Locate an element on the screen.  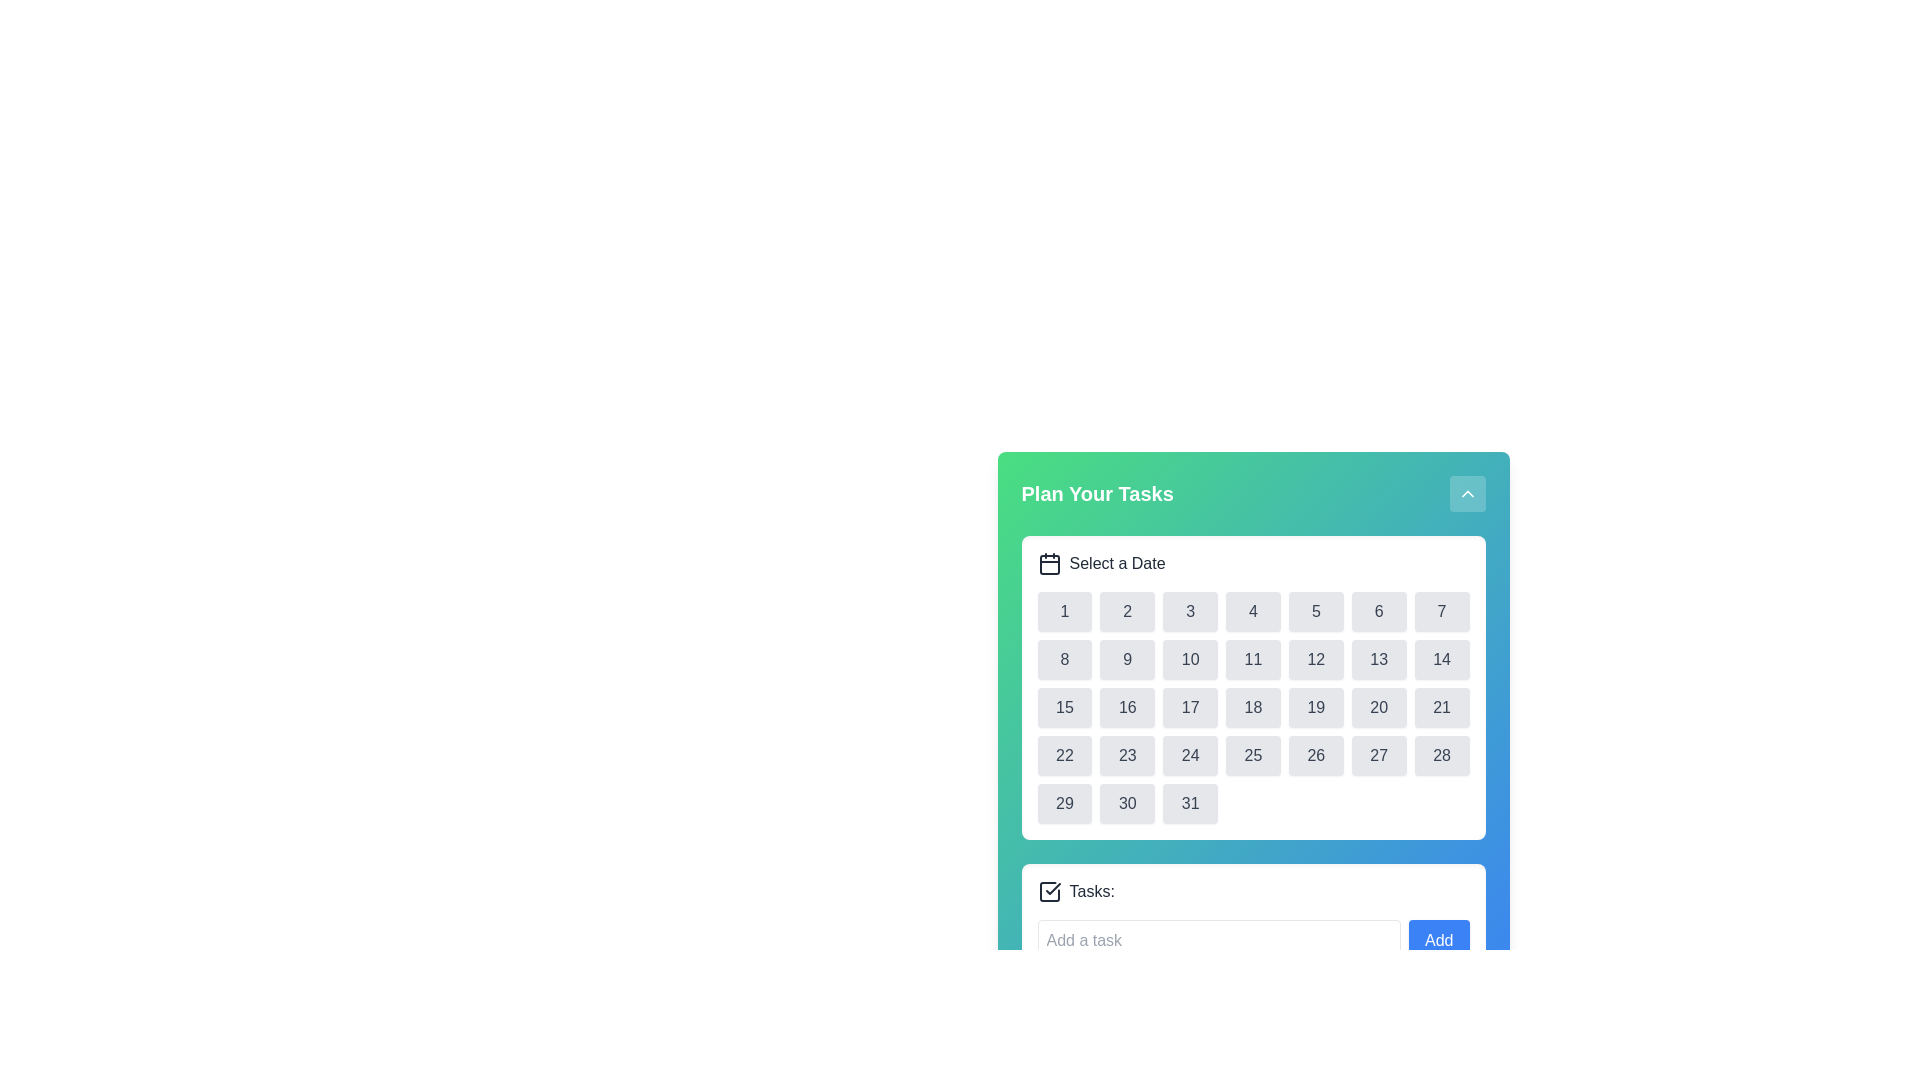
the button that allows users to select the 28th day of the month in the calendar interface is located at coordinates (1442, 756).